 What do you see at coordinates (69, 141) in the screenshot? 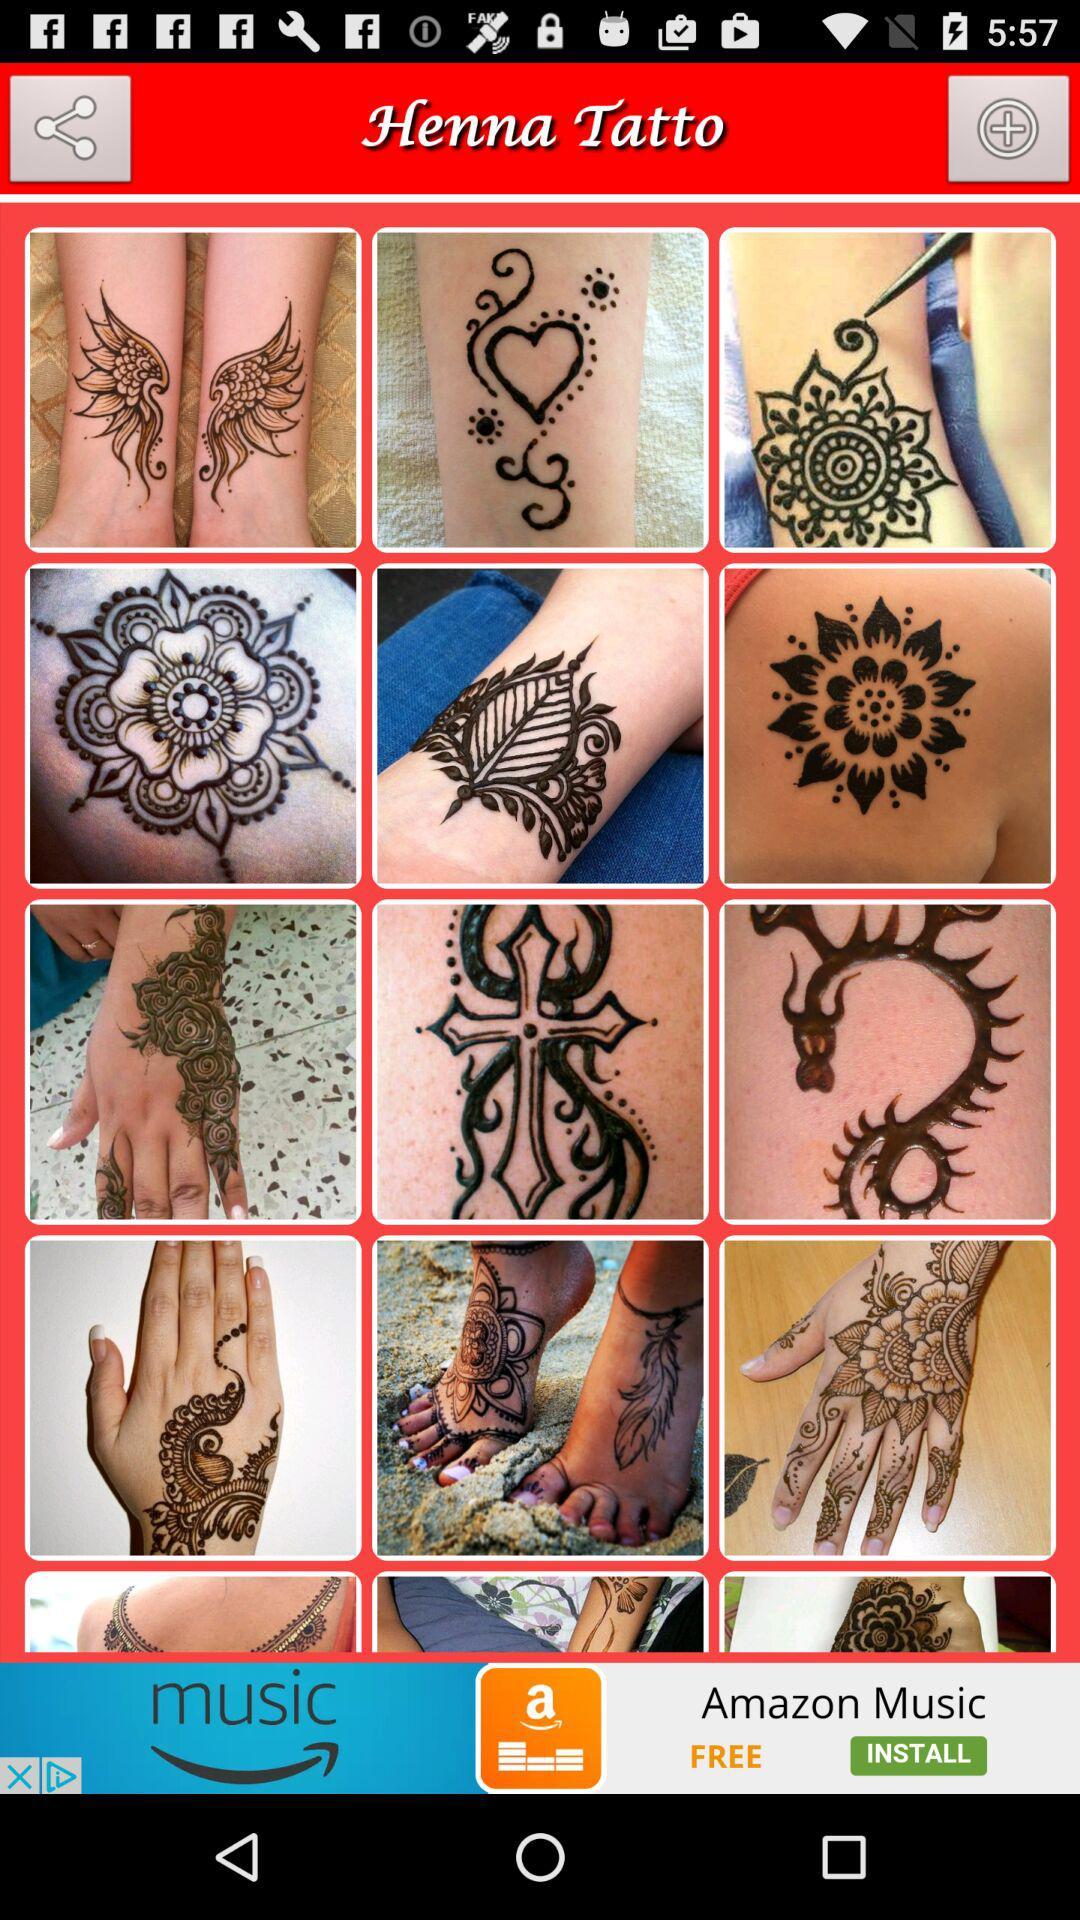
I see `the share icon` at bounding box center [69, 141].